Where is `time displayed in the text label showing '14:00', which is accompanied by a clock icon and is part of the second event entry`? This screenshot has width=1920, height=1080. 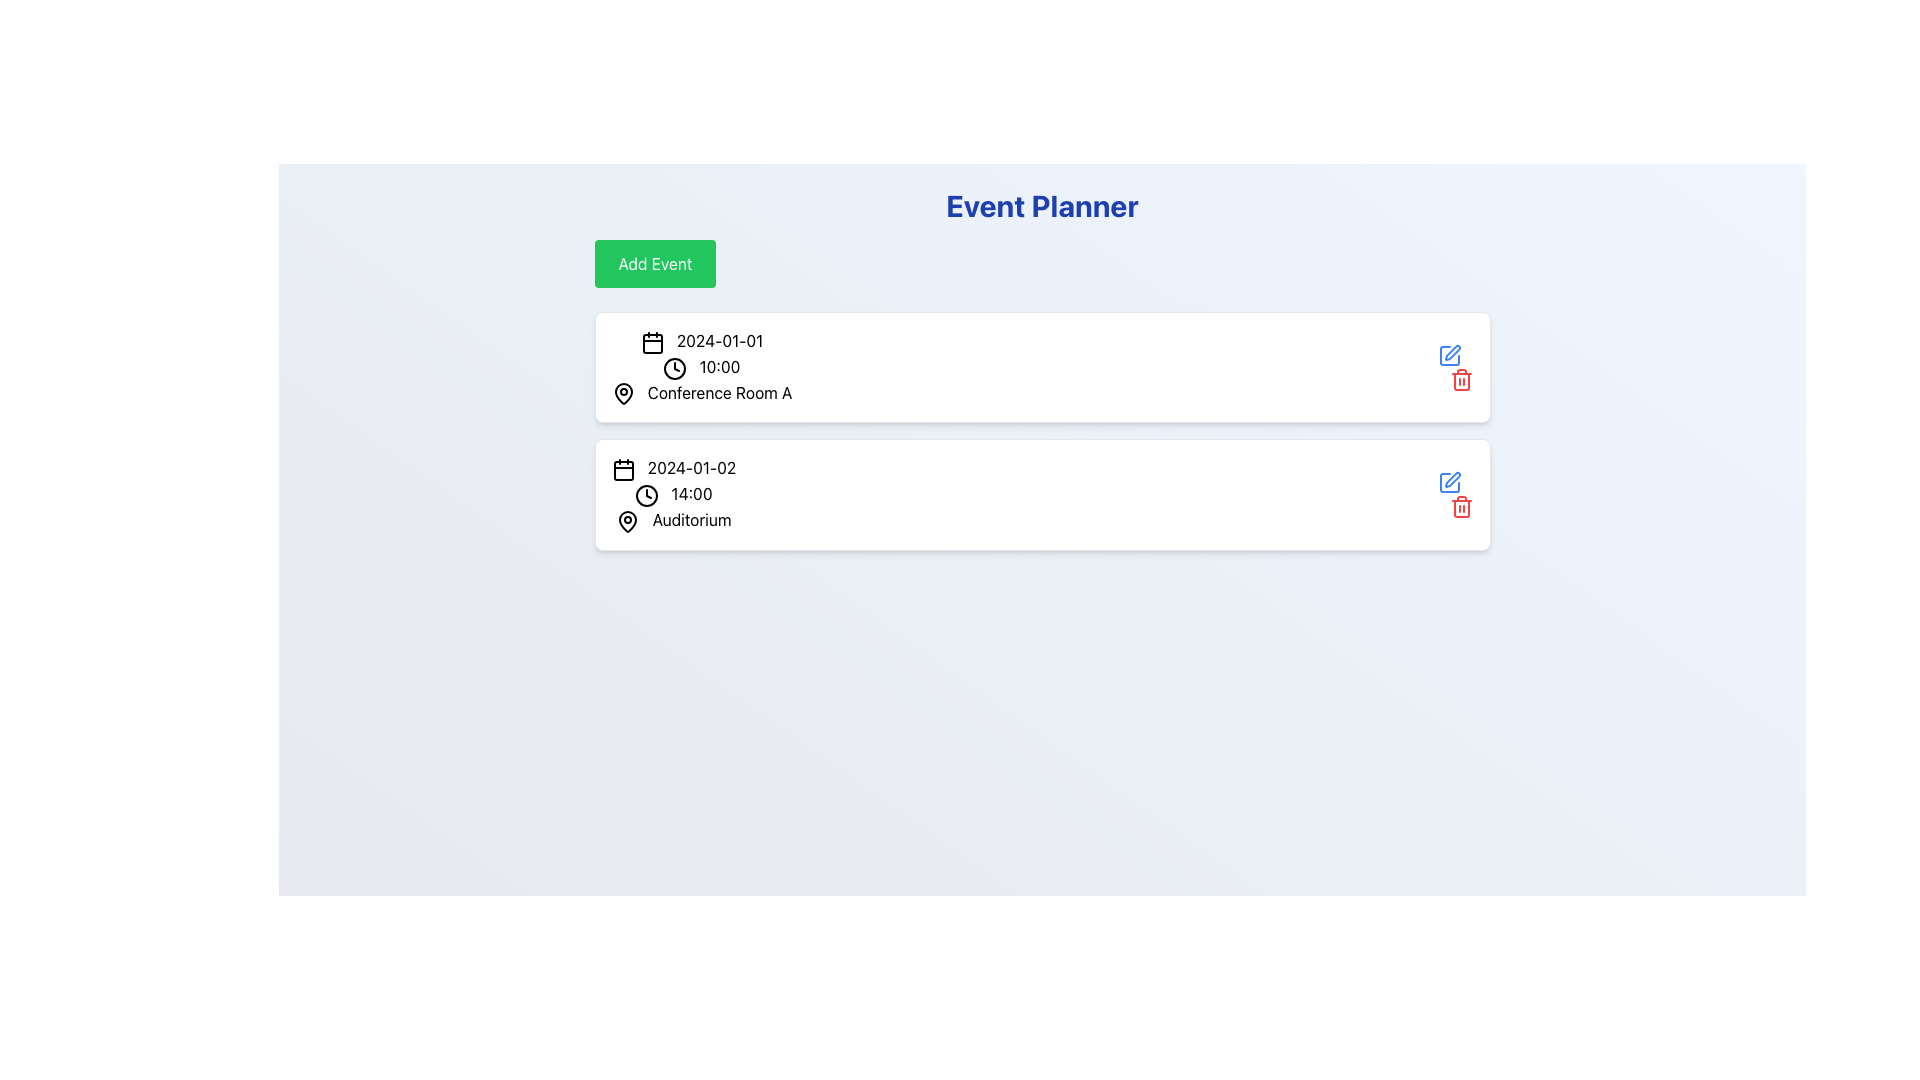 time displayed in the text label showing '14:00', which is accompanied by a clock icon and is part of the second event entry is located at coordinates (673, 495).